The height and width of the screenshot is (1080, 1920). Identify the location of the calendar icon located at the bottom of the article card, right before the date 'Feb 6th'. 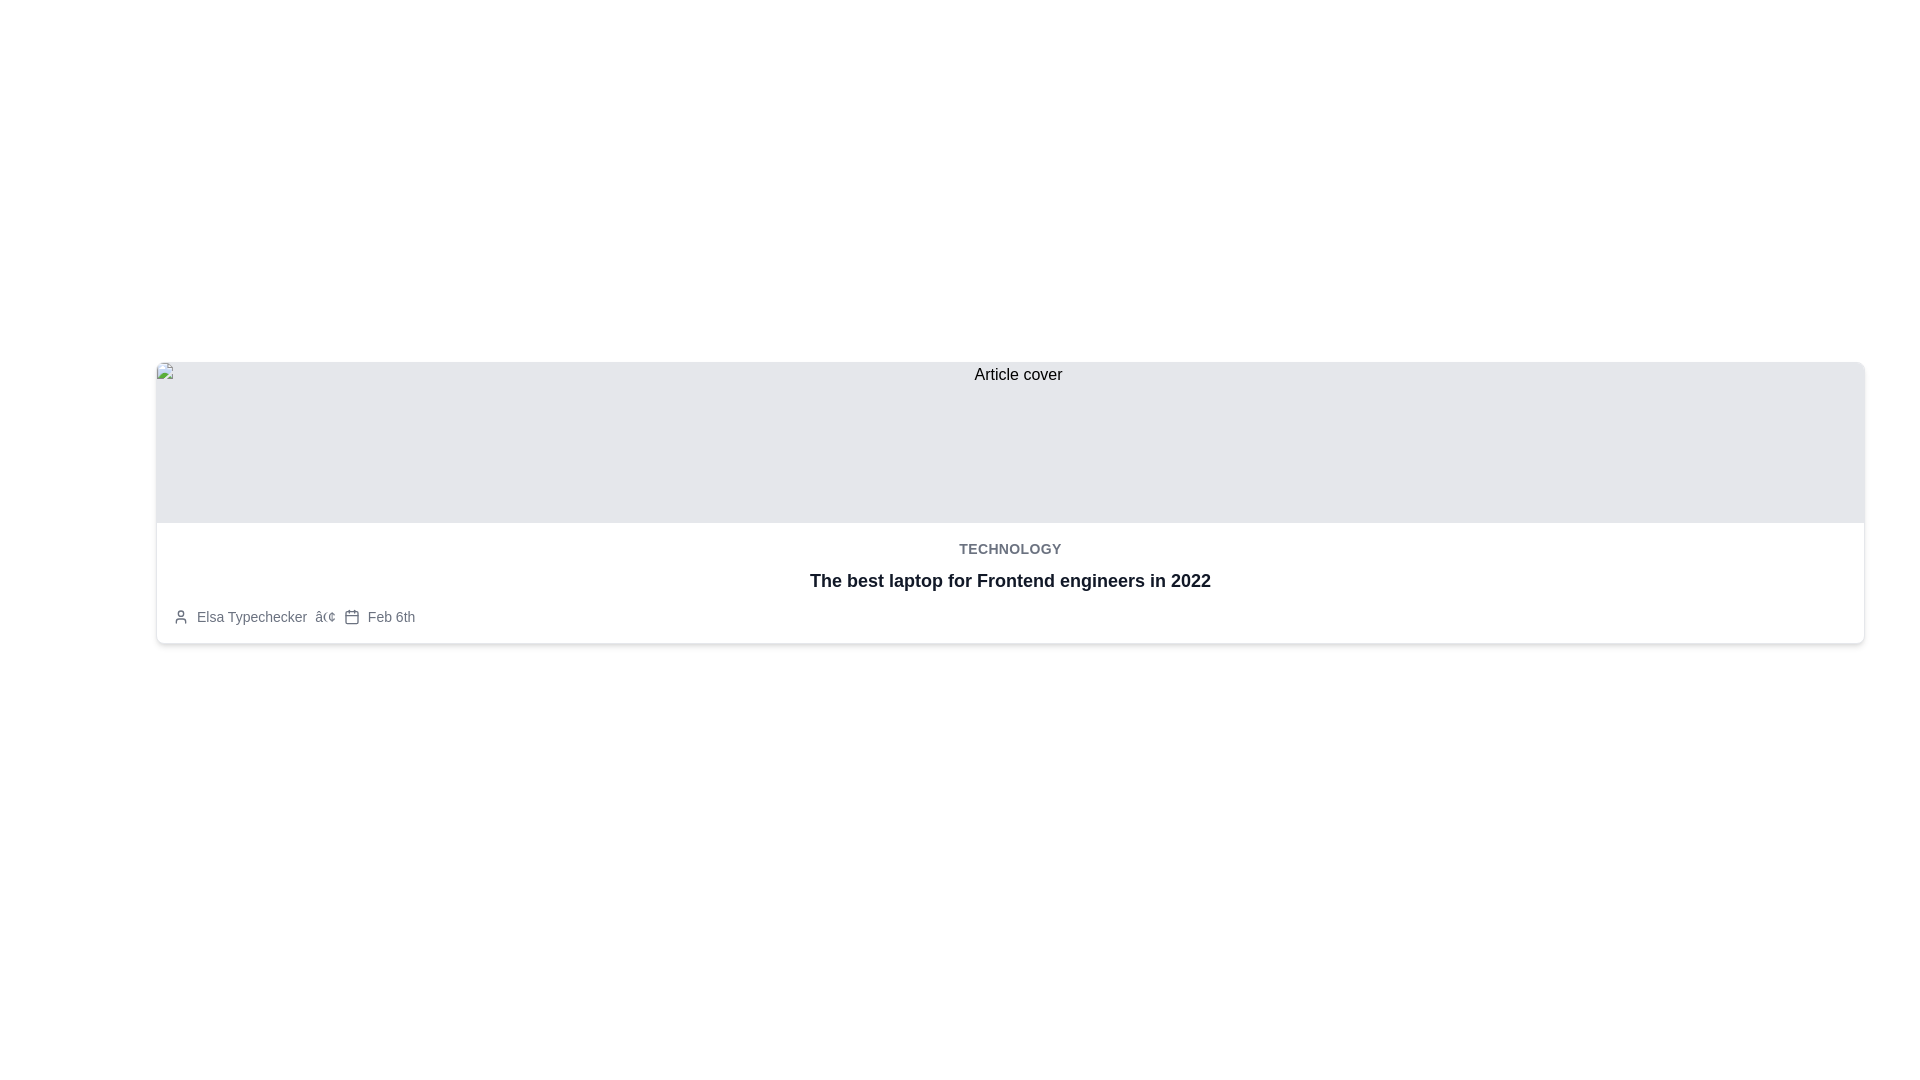
(351, 616).